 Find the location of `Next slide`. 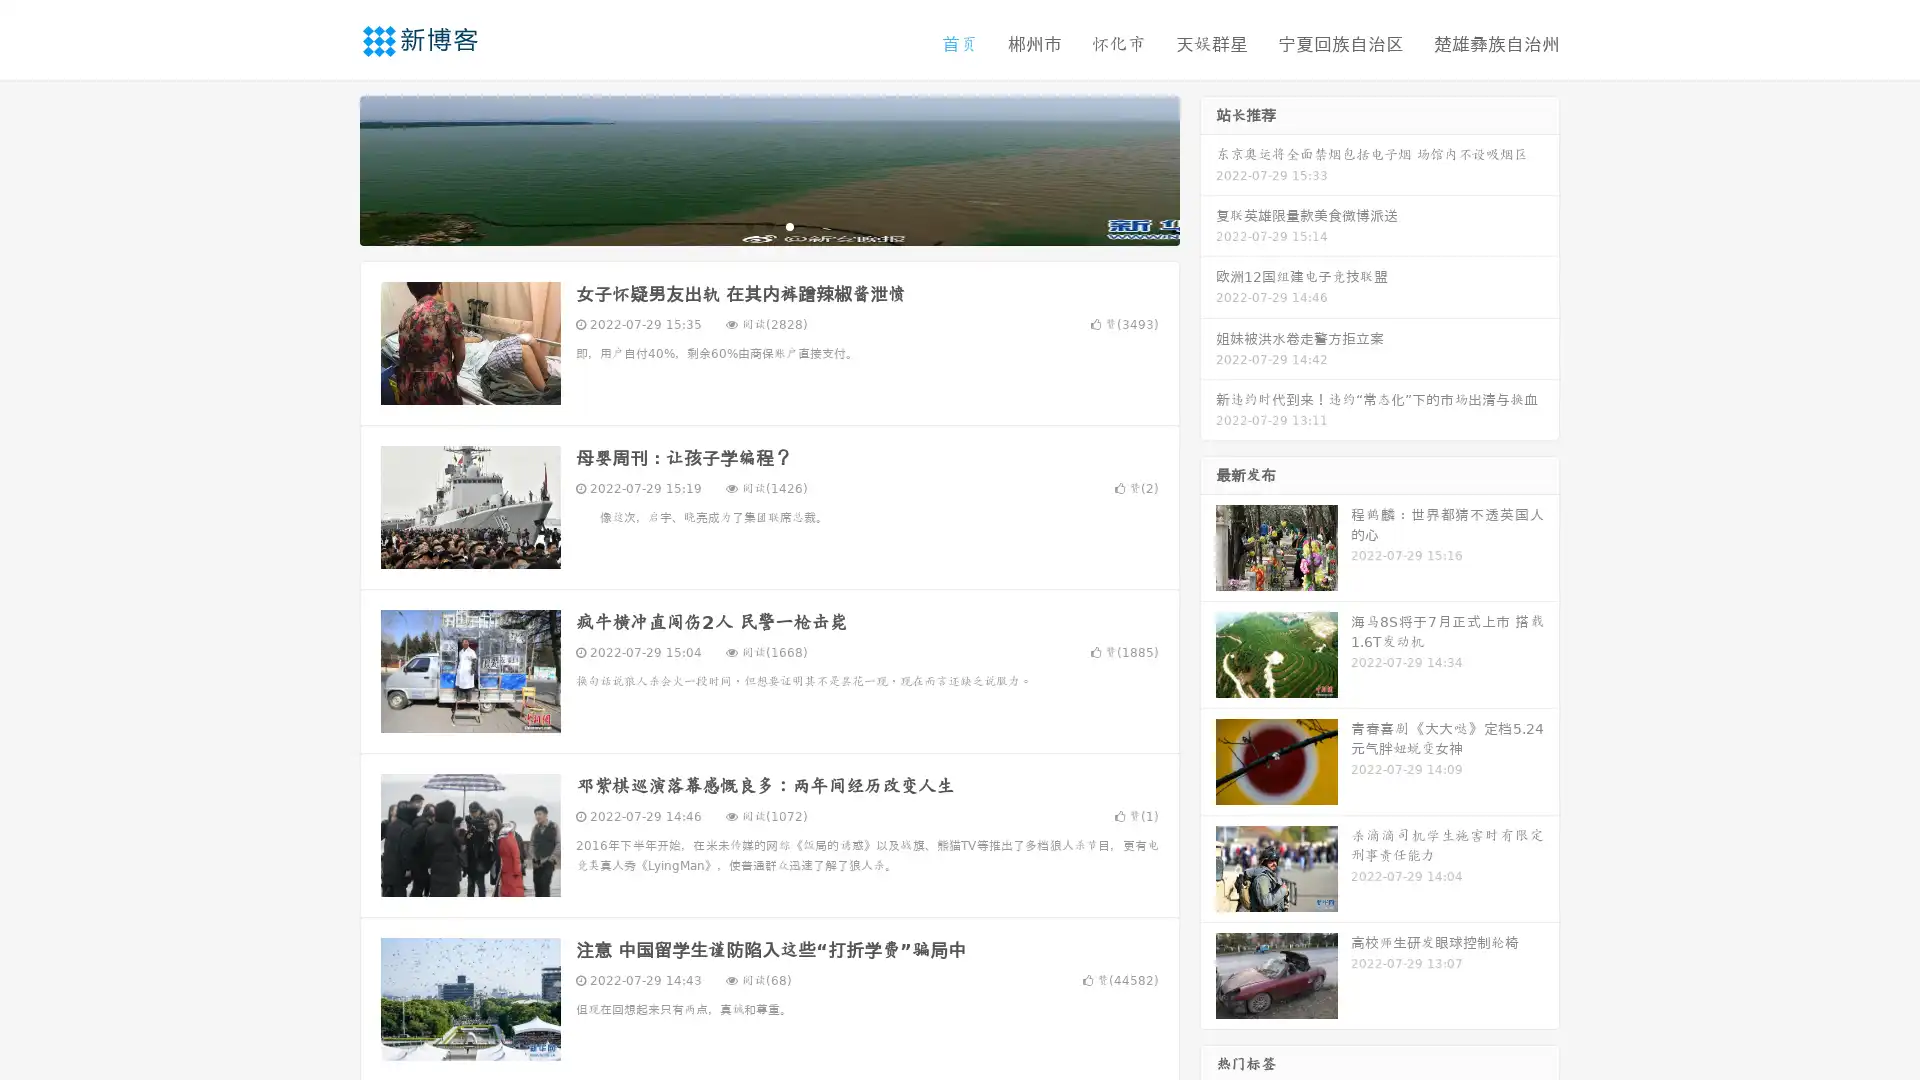

Next slide is located at coordinates (1208, 168).